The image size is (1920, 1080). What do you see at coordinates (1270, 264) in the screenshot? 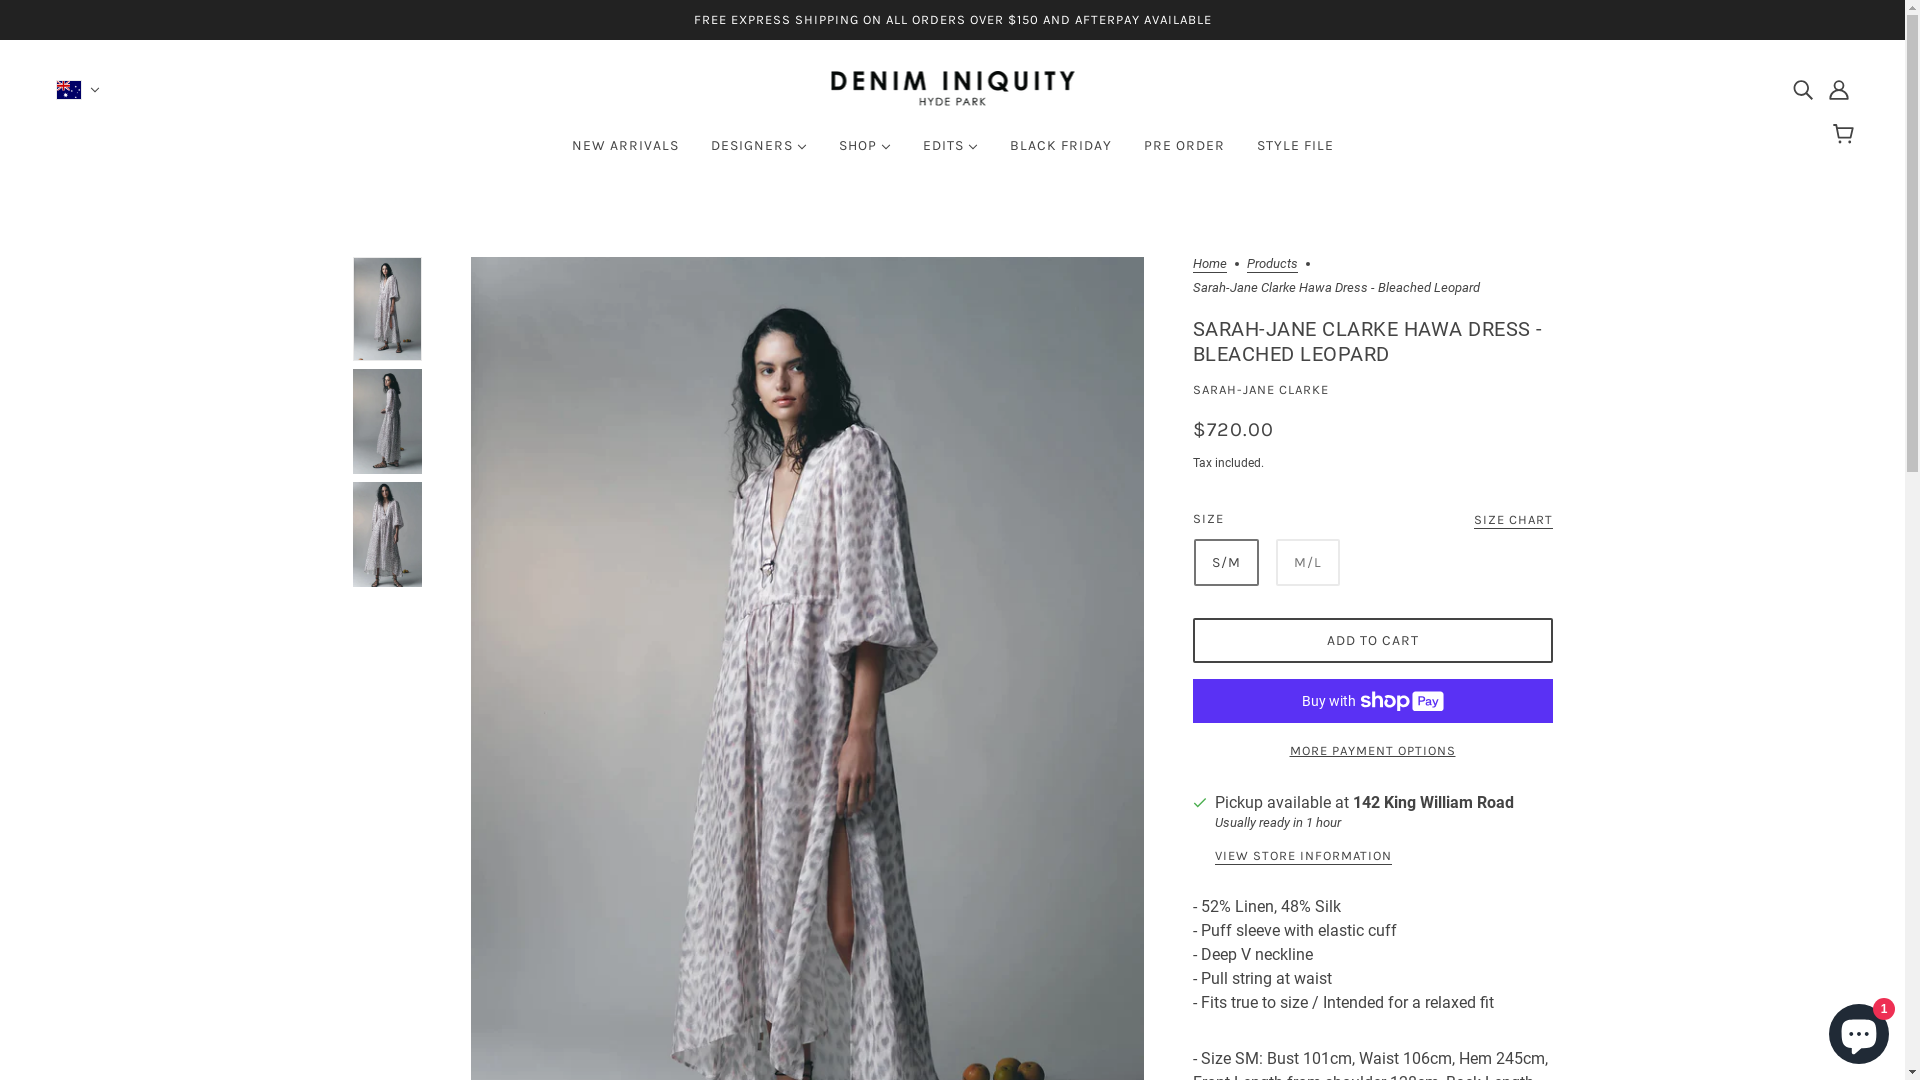
I see `'Products'` at bounding box center [1270, 264].